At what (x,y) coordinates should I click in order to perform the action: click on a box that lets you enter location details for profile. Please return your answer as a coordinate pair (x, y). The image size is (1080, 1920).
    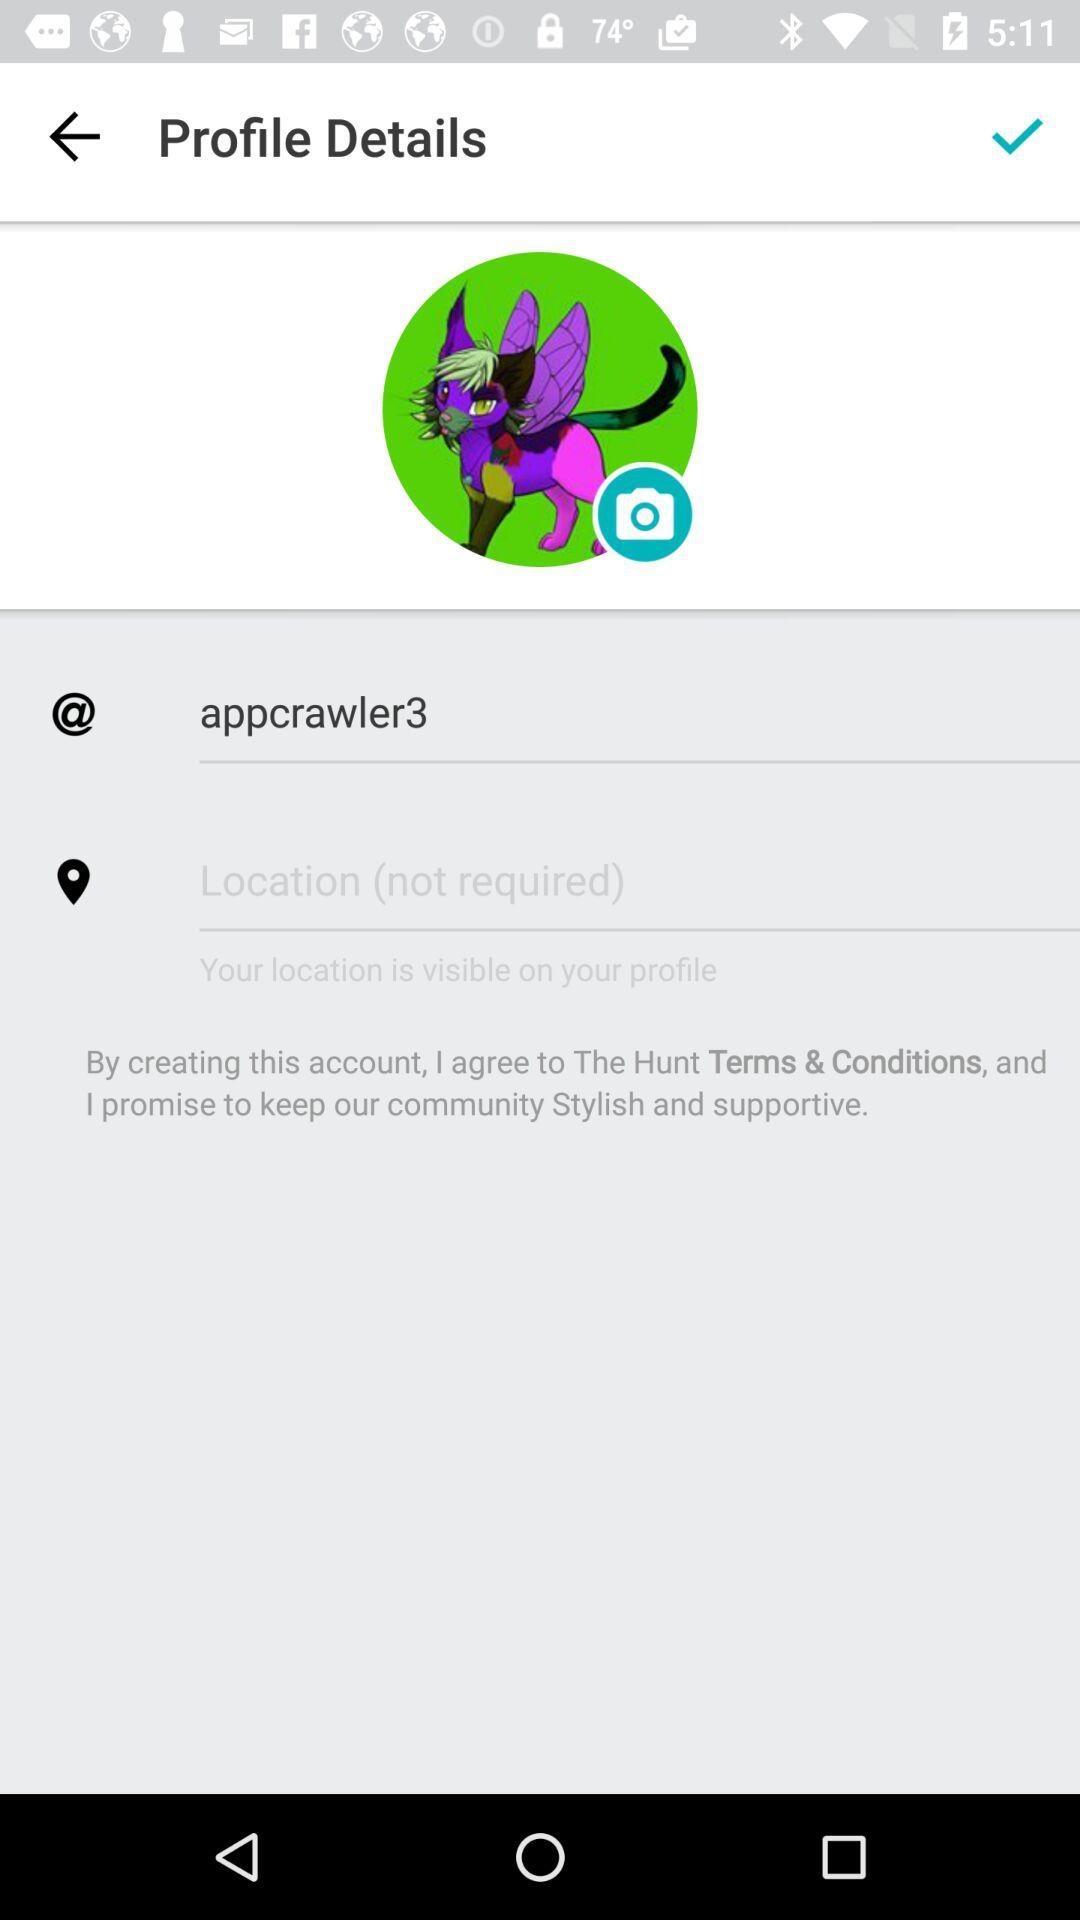
    Looking at the image, I should click on (639, 878).